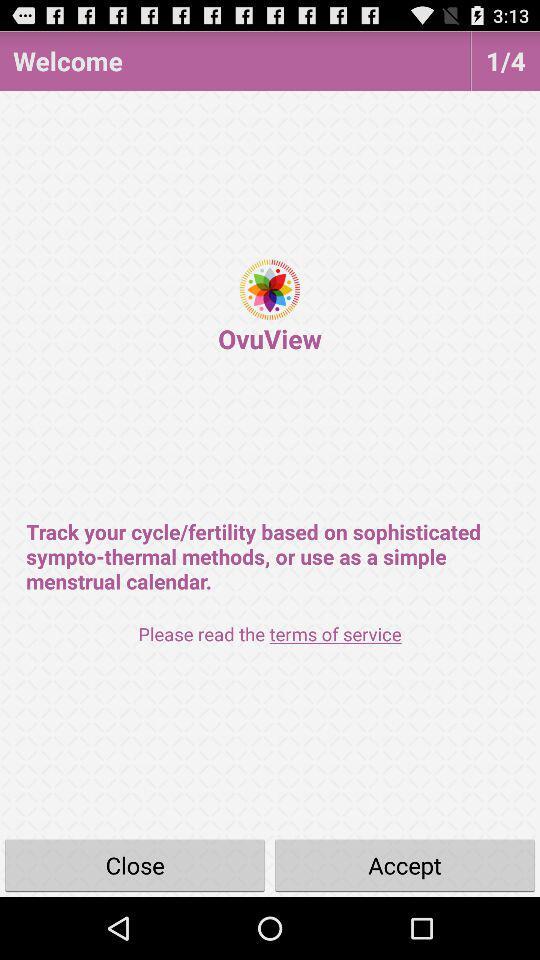 This screenshot has width=540, height=960. I want to click on the close at the bottom left corner, so click(135, 864).